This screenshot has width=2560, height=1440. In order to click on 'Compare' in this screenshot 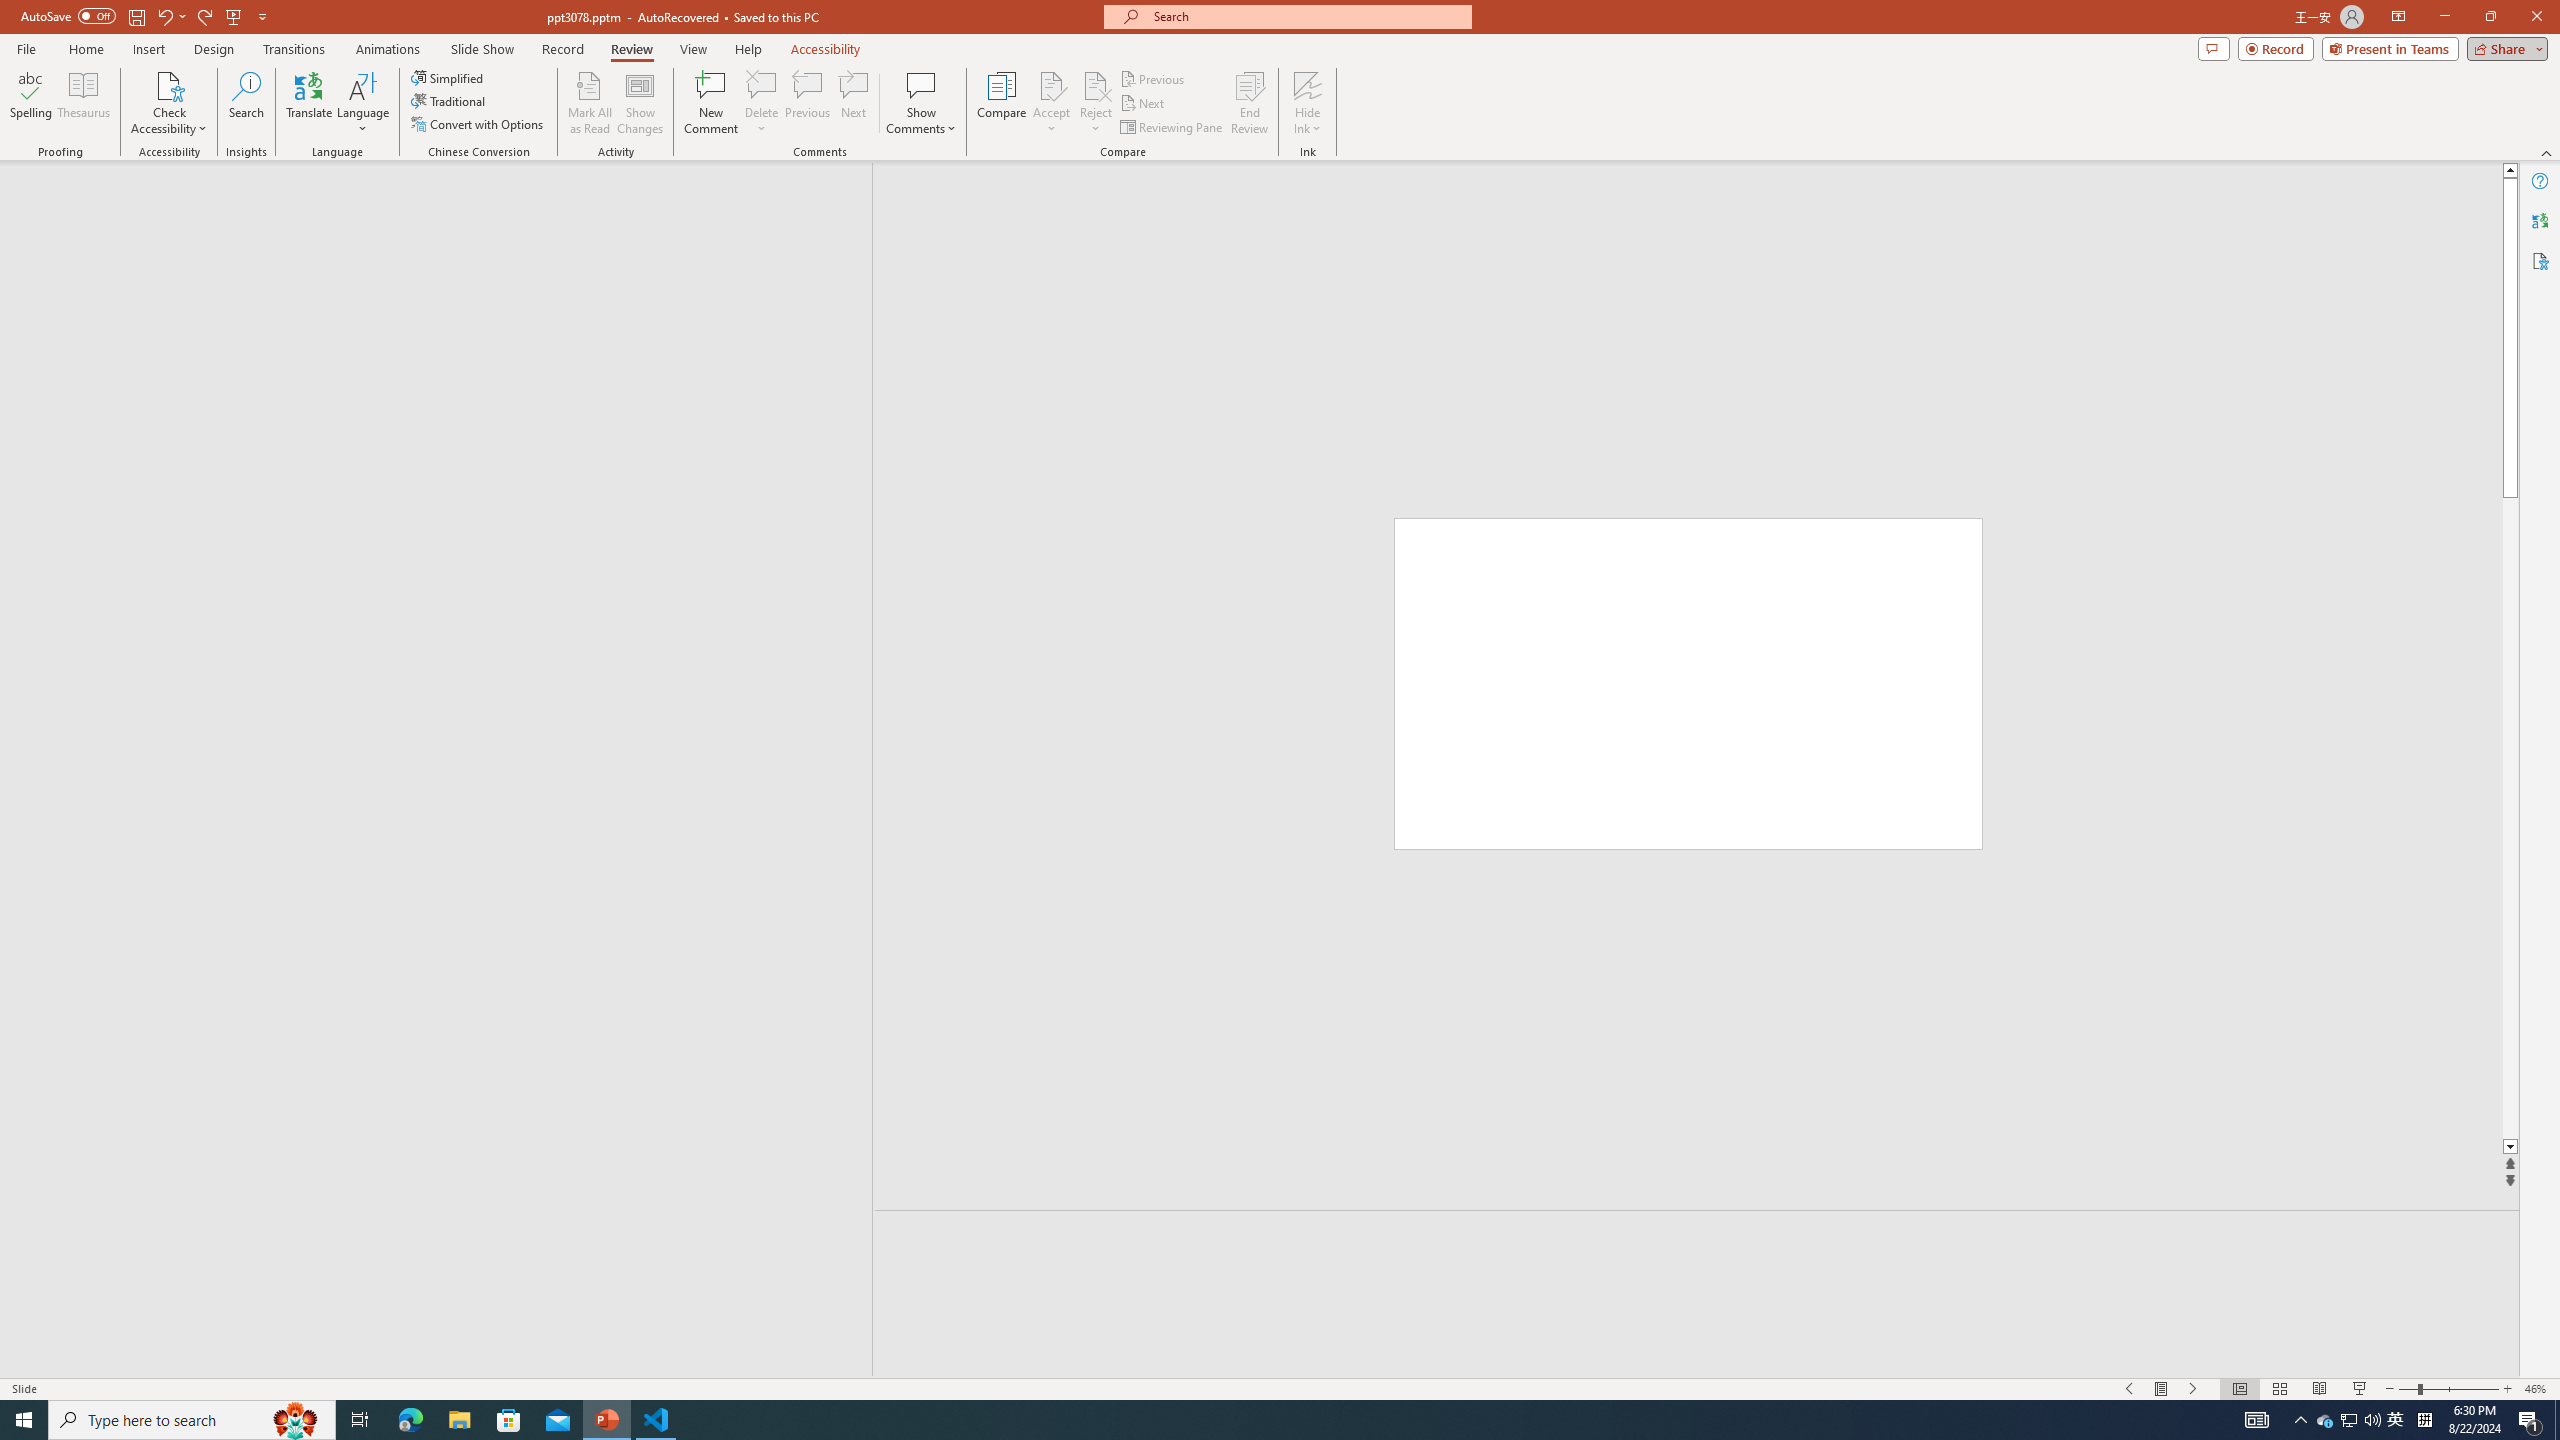, I will do `click(1002, 103)`.